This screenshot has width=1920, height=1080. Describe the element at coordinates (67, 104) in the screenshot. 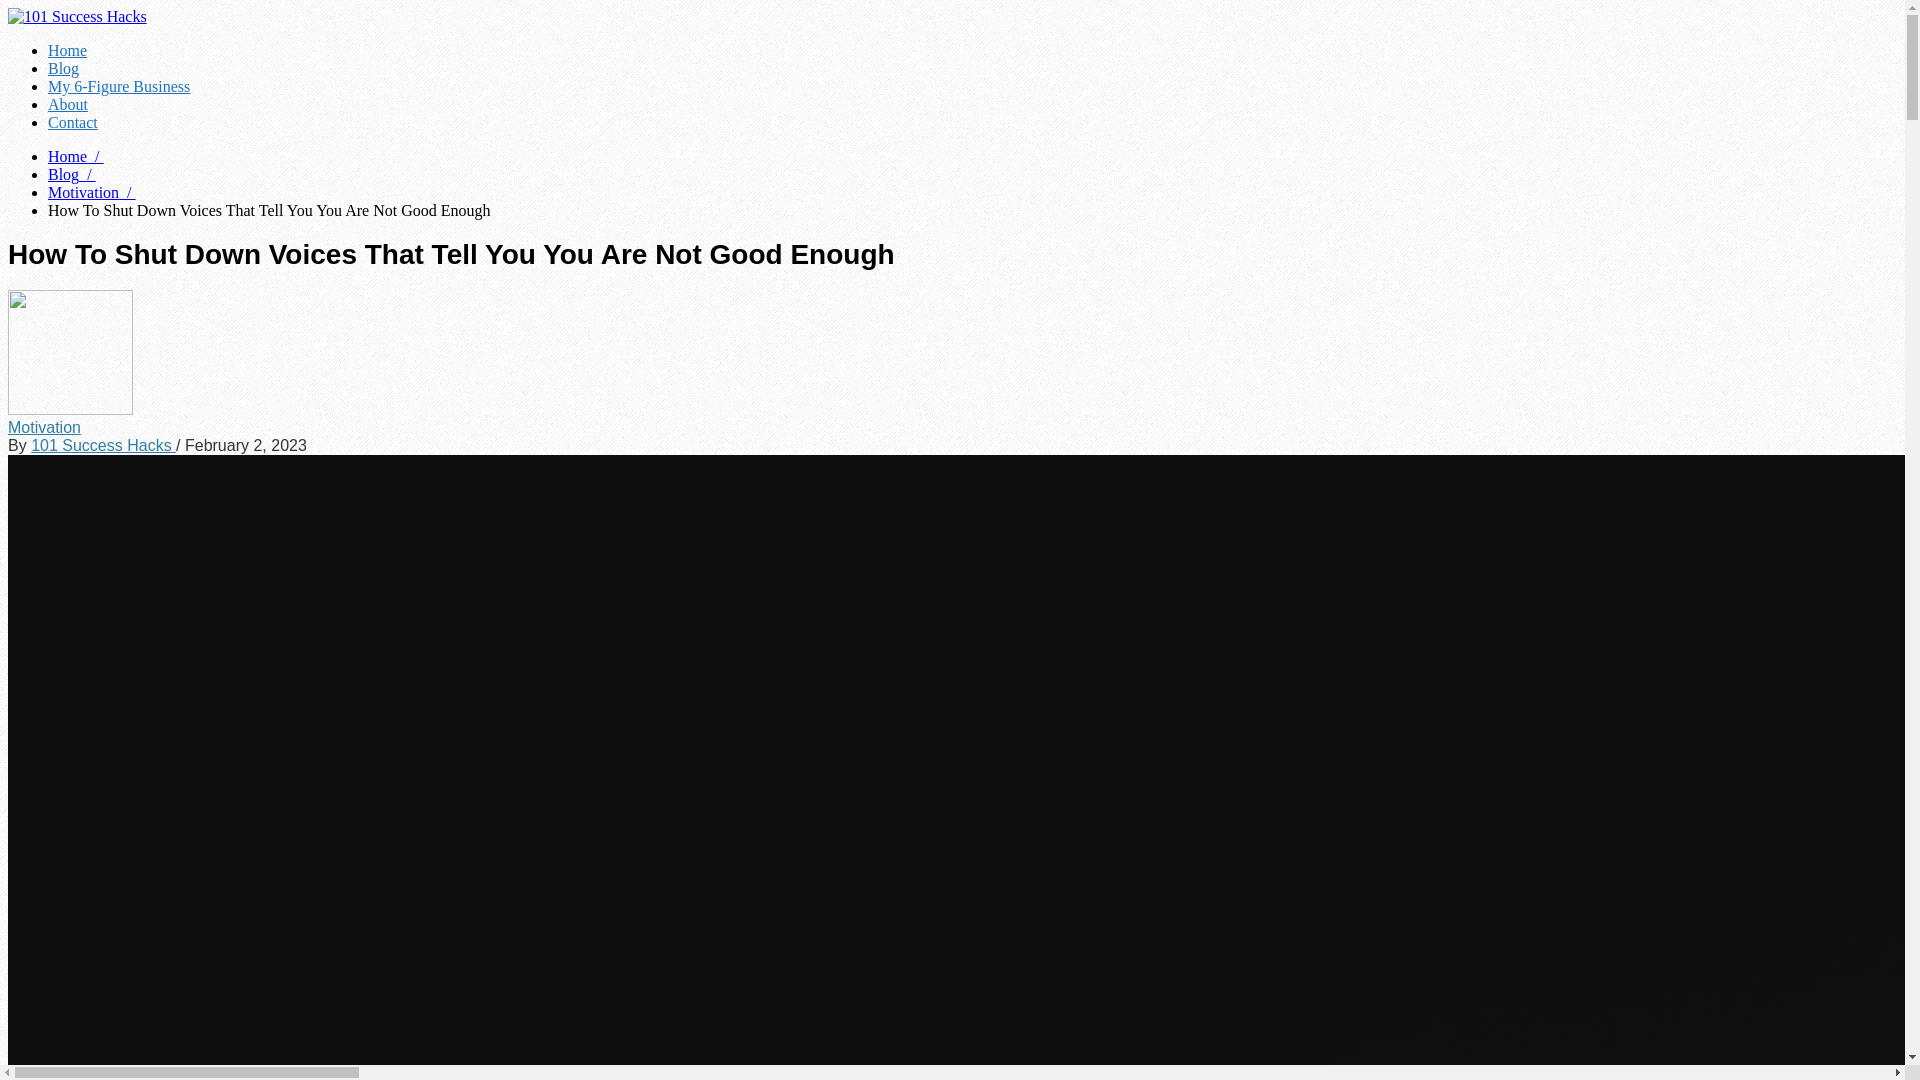

I see `'About'` at that location.